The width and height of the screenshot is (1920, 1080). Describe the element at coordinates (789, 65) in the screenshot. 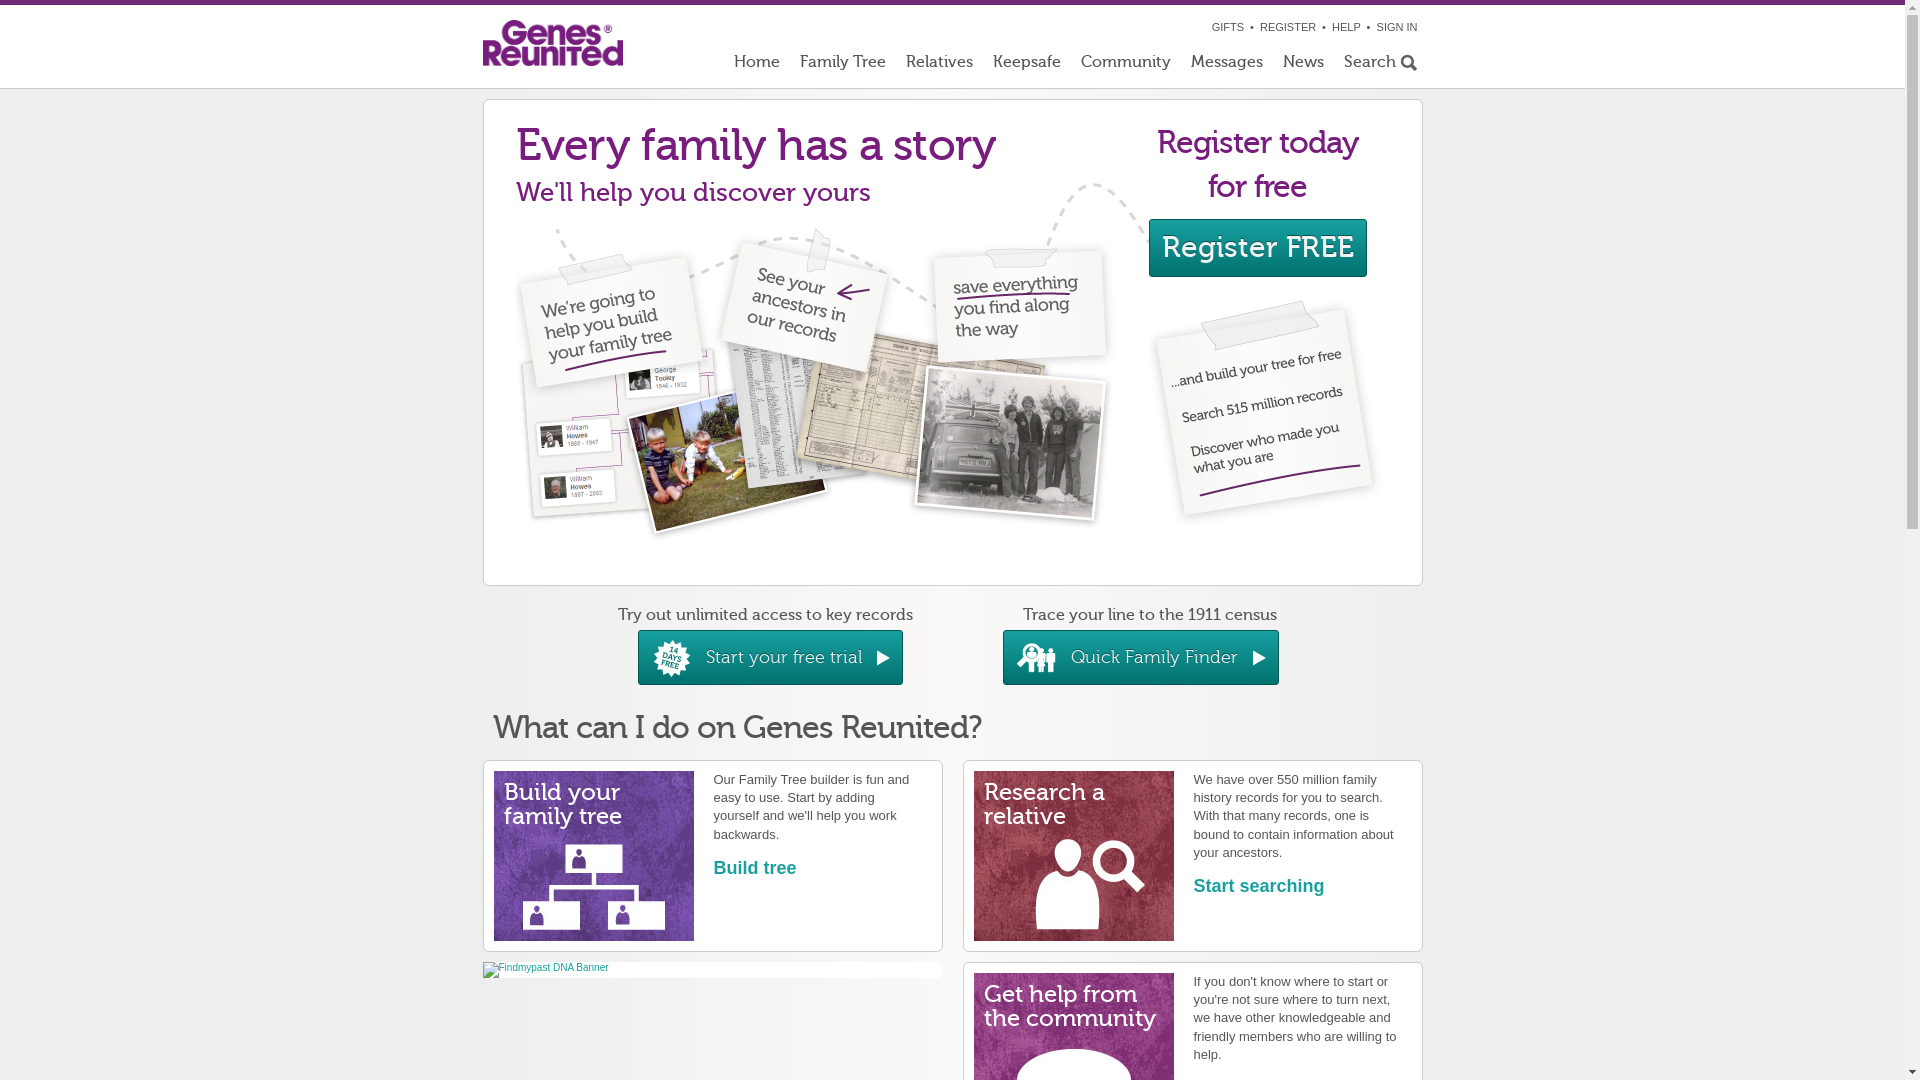

I see `'Family Tree'` at that location.